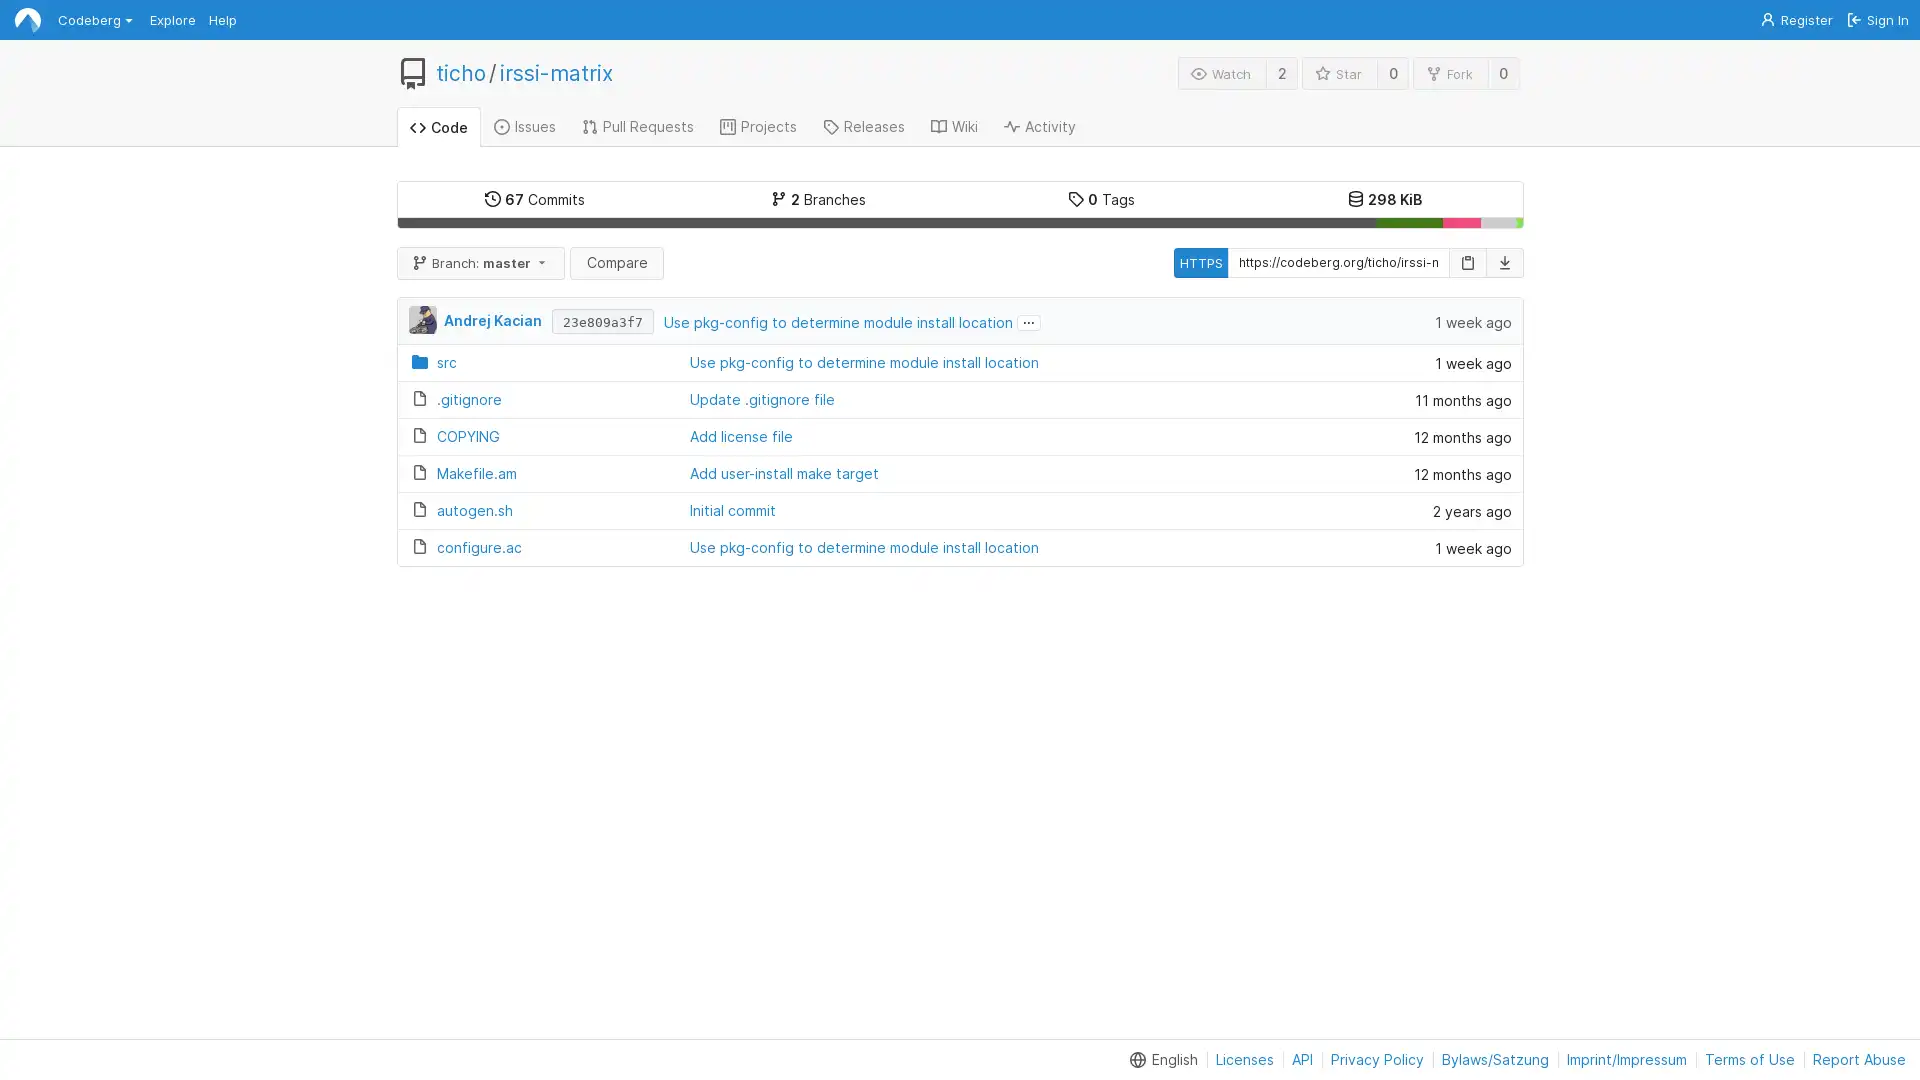 This screenshot has width=1920, height=1080. I want to click on ..., so click(1028, 320).